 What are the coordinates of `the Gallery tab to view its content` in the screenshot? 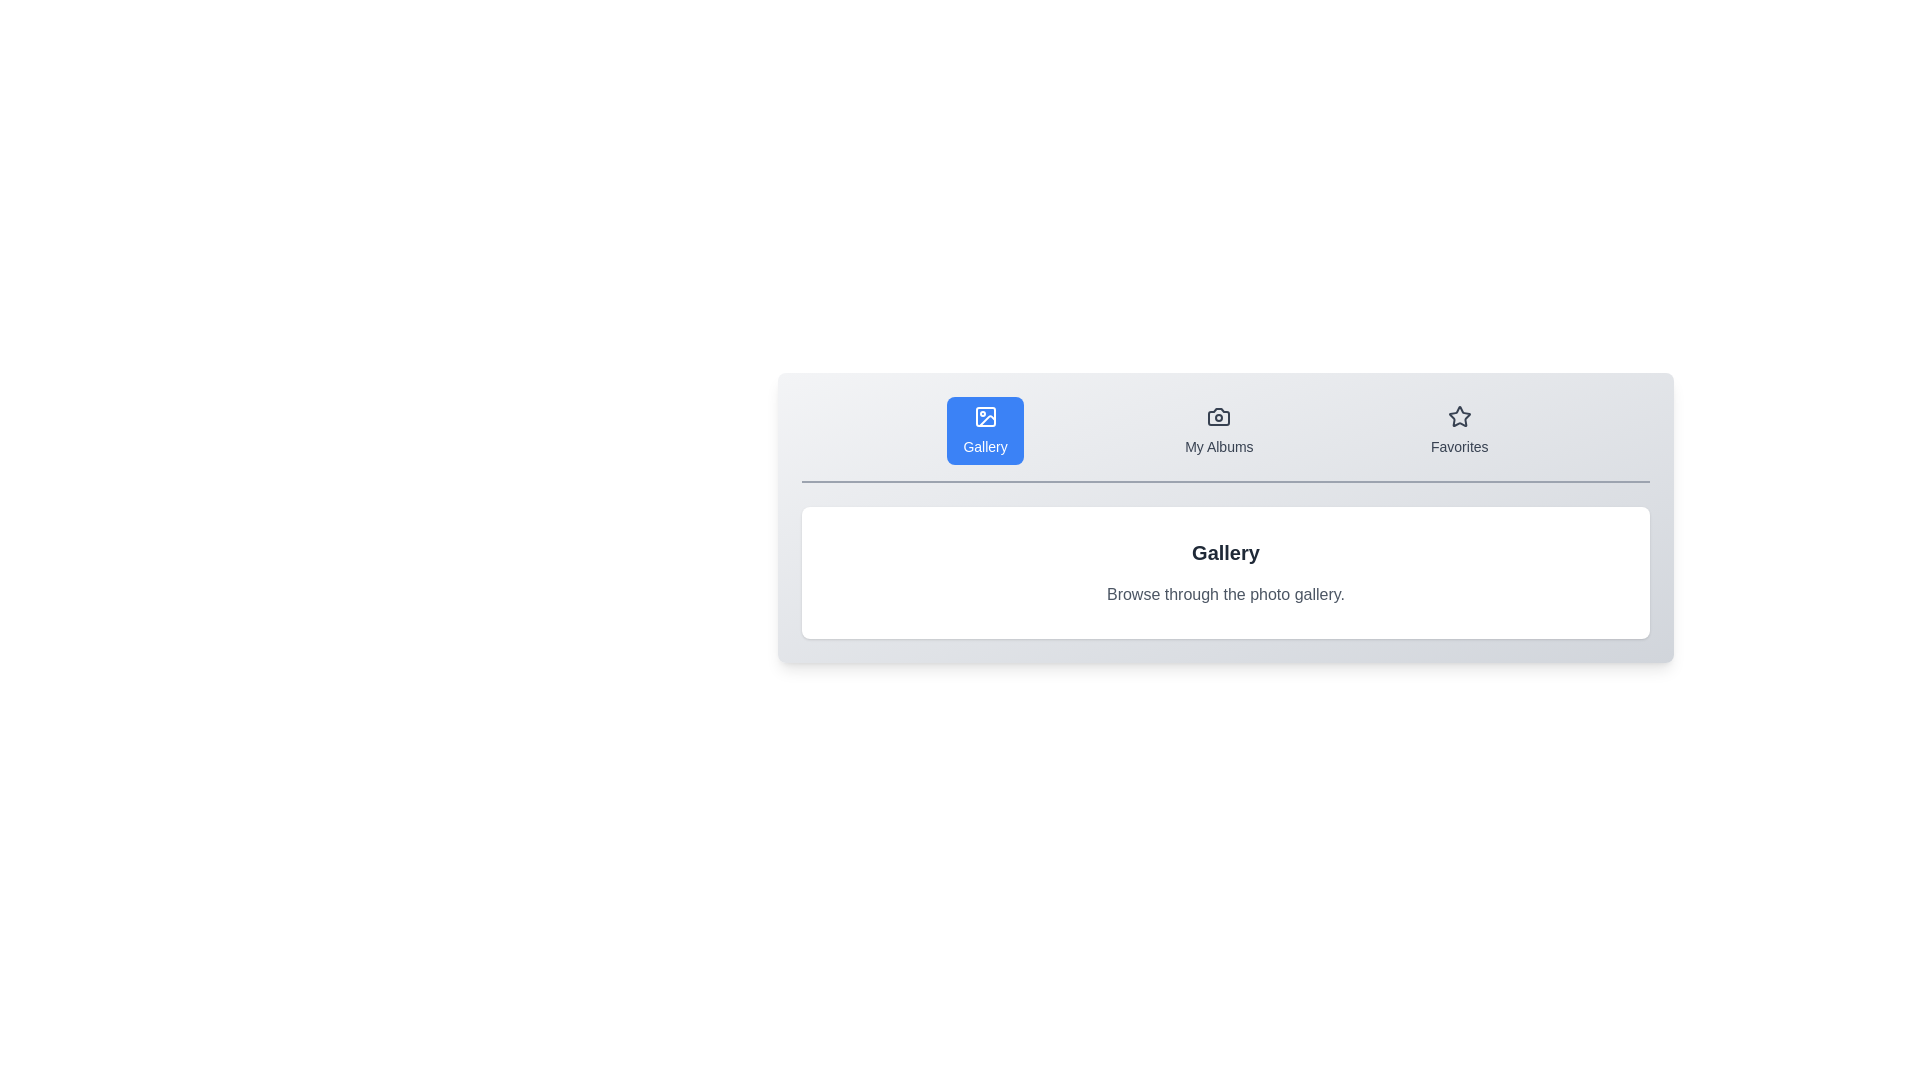 It's located at (984, 430).